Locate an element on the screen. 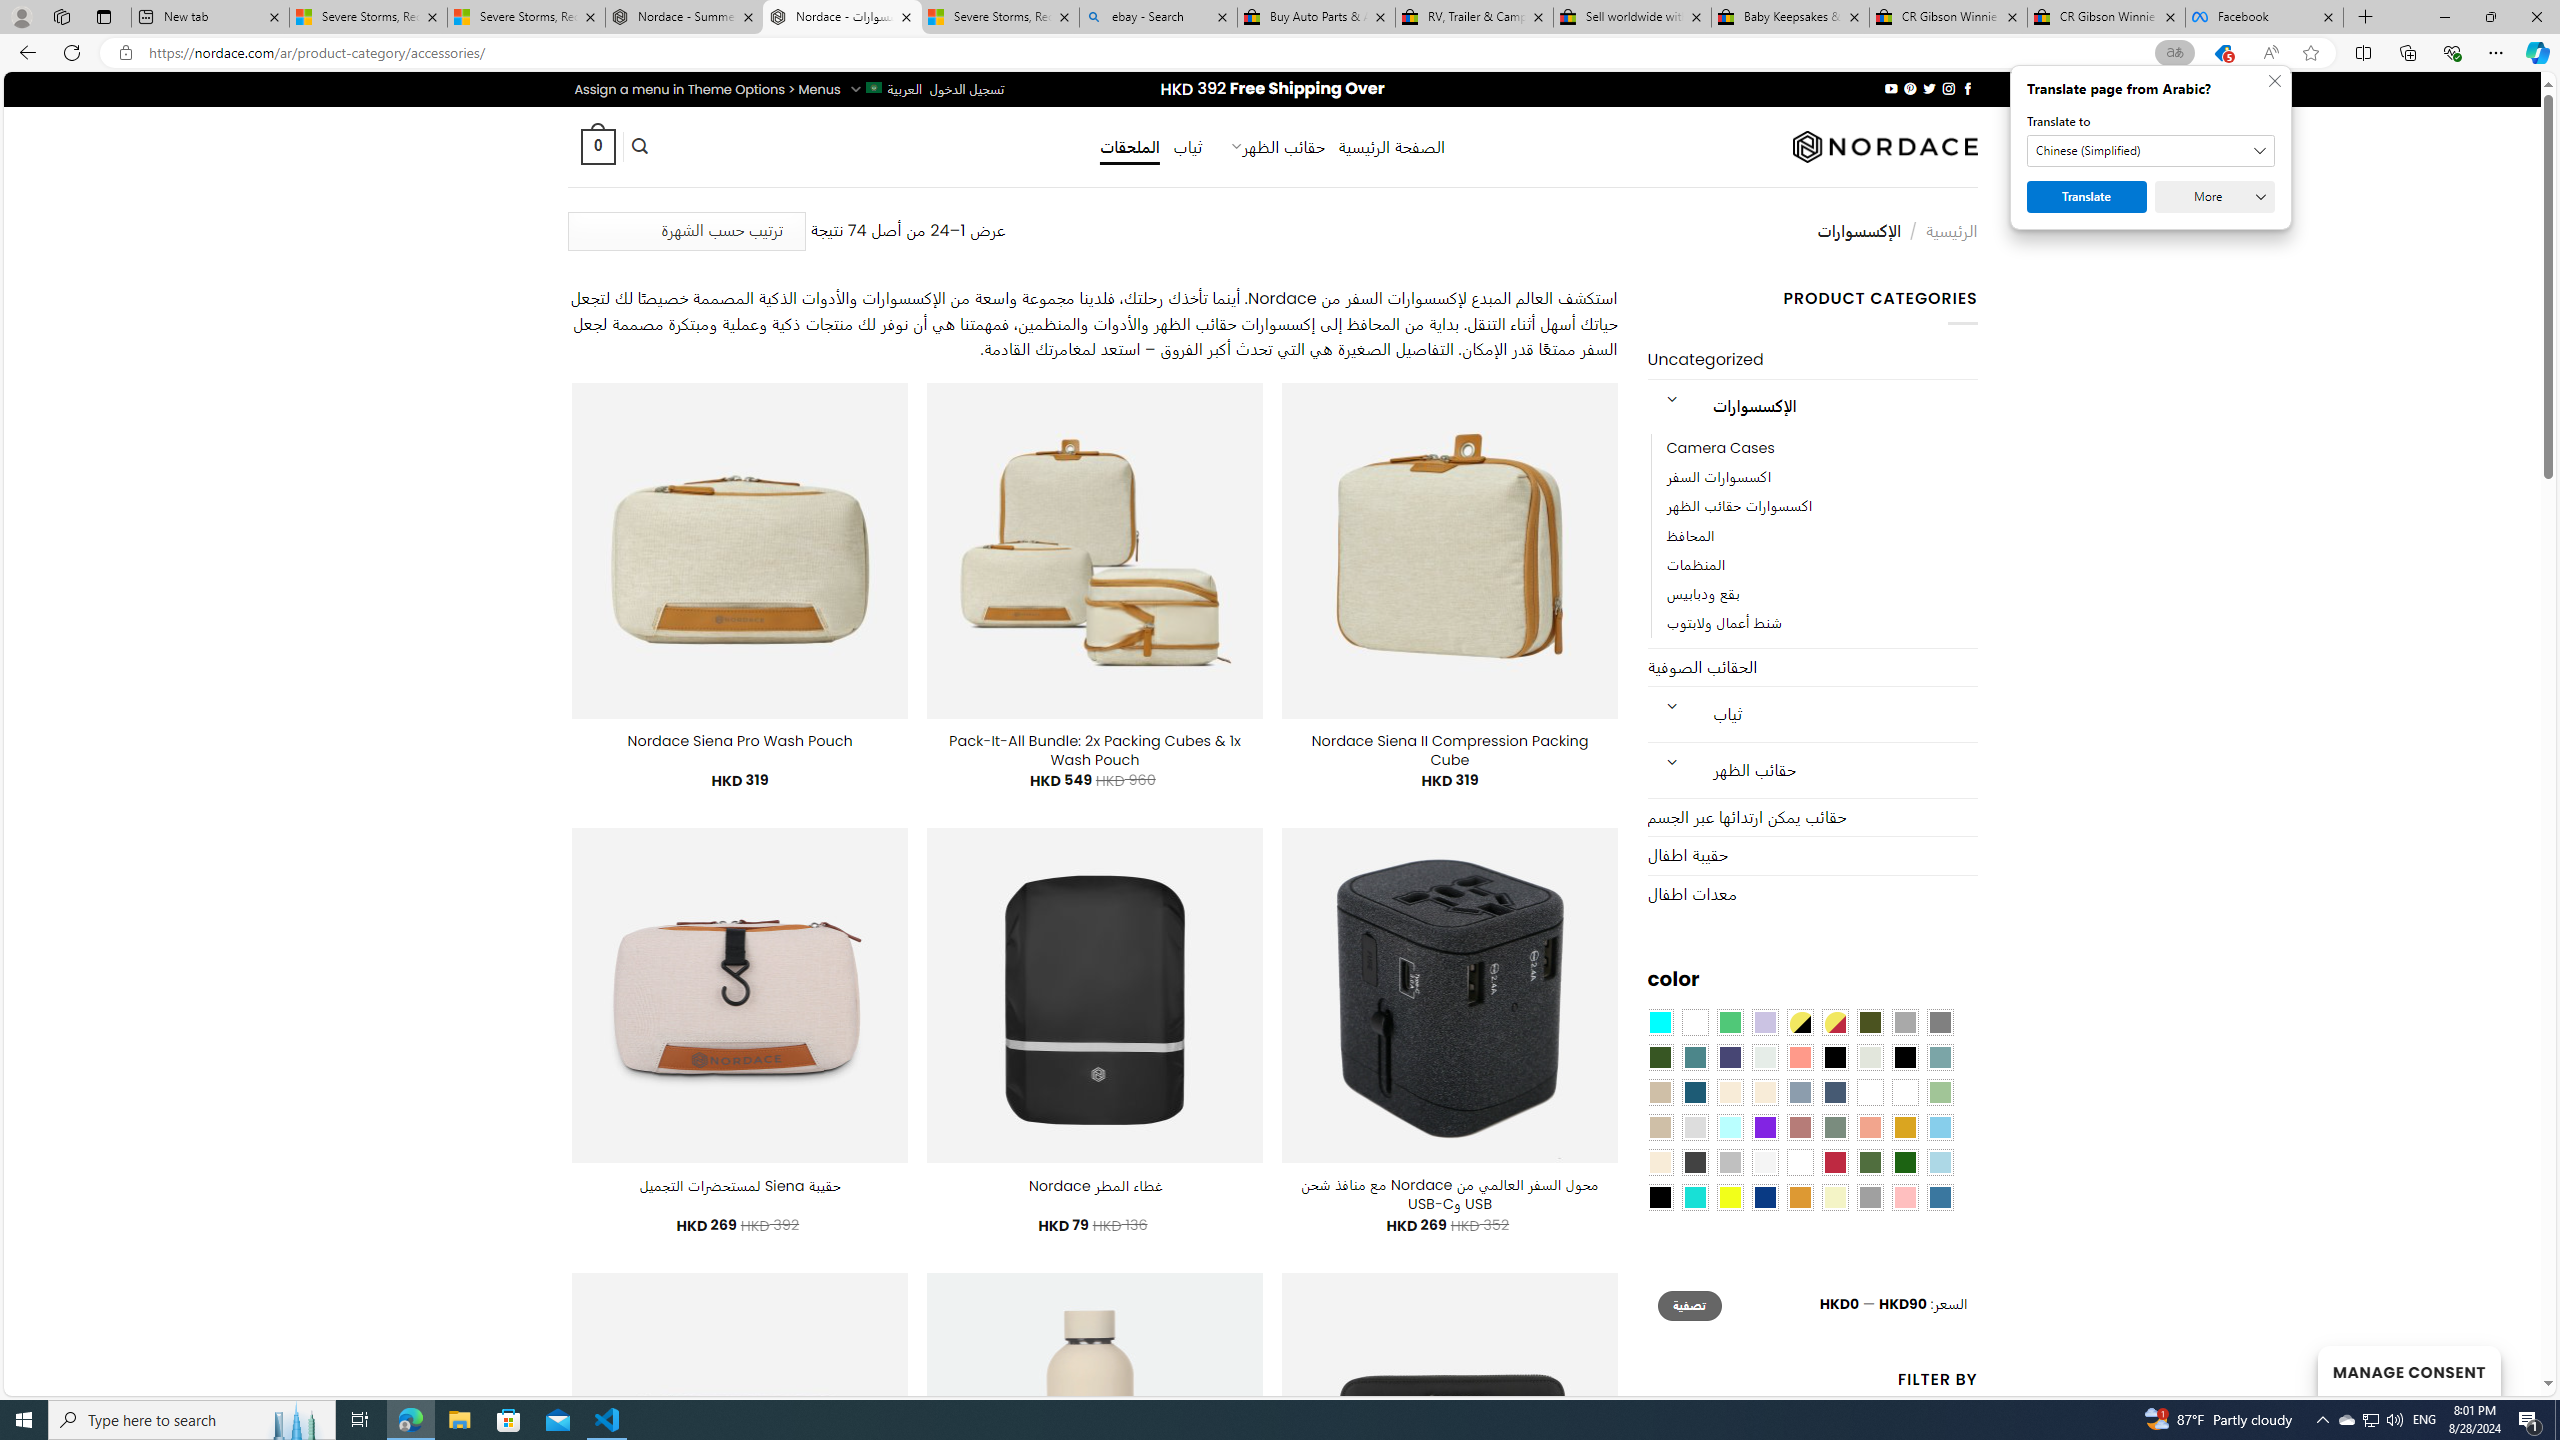 This screenshot has height=1440, width=2560. 'Follow on Instagram' is located at coordinates (1948, 88).